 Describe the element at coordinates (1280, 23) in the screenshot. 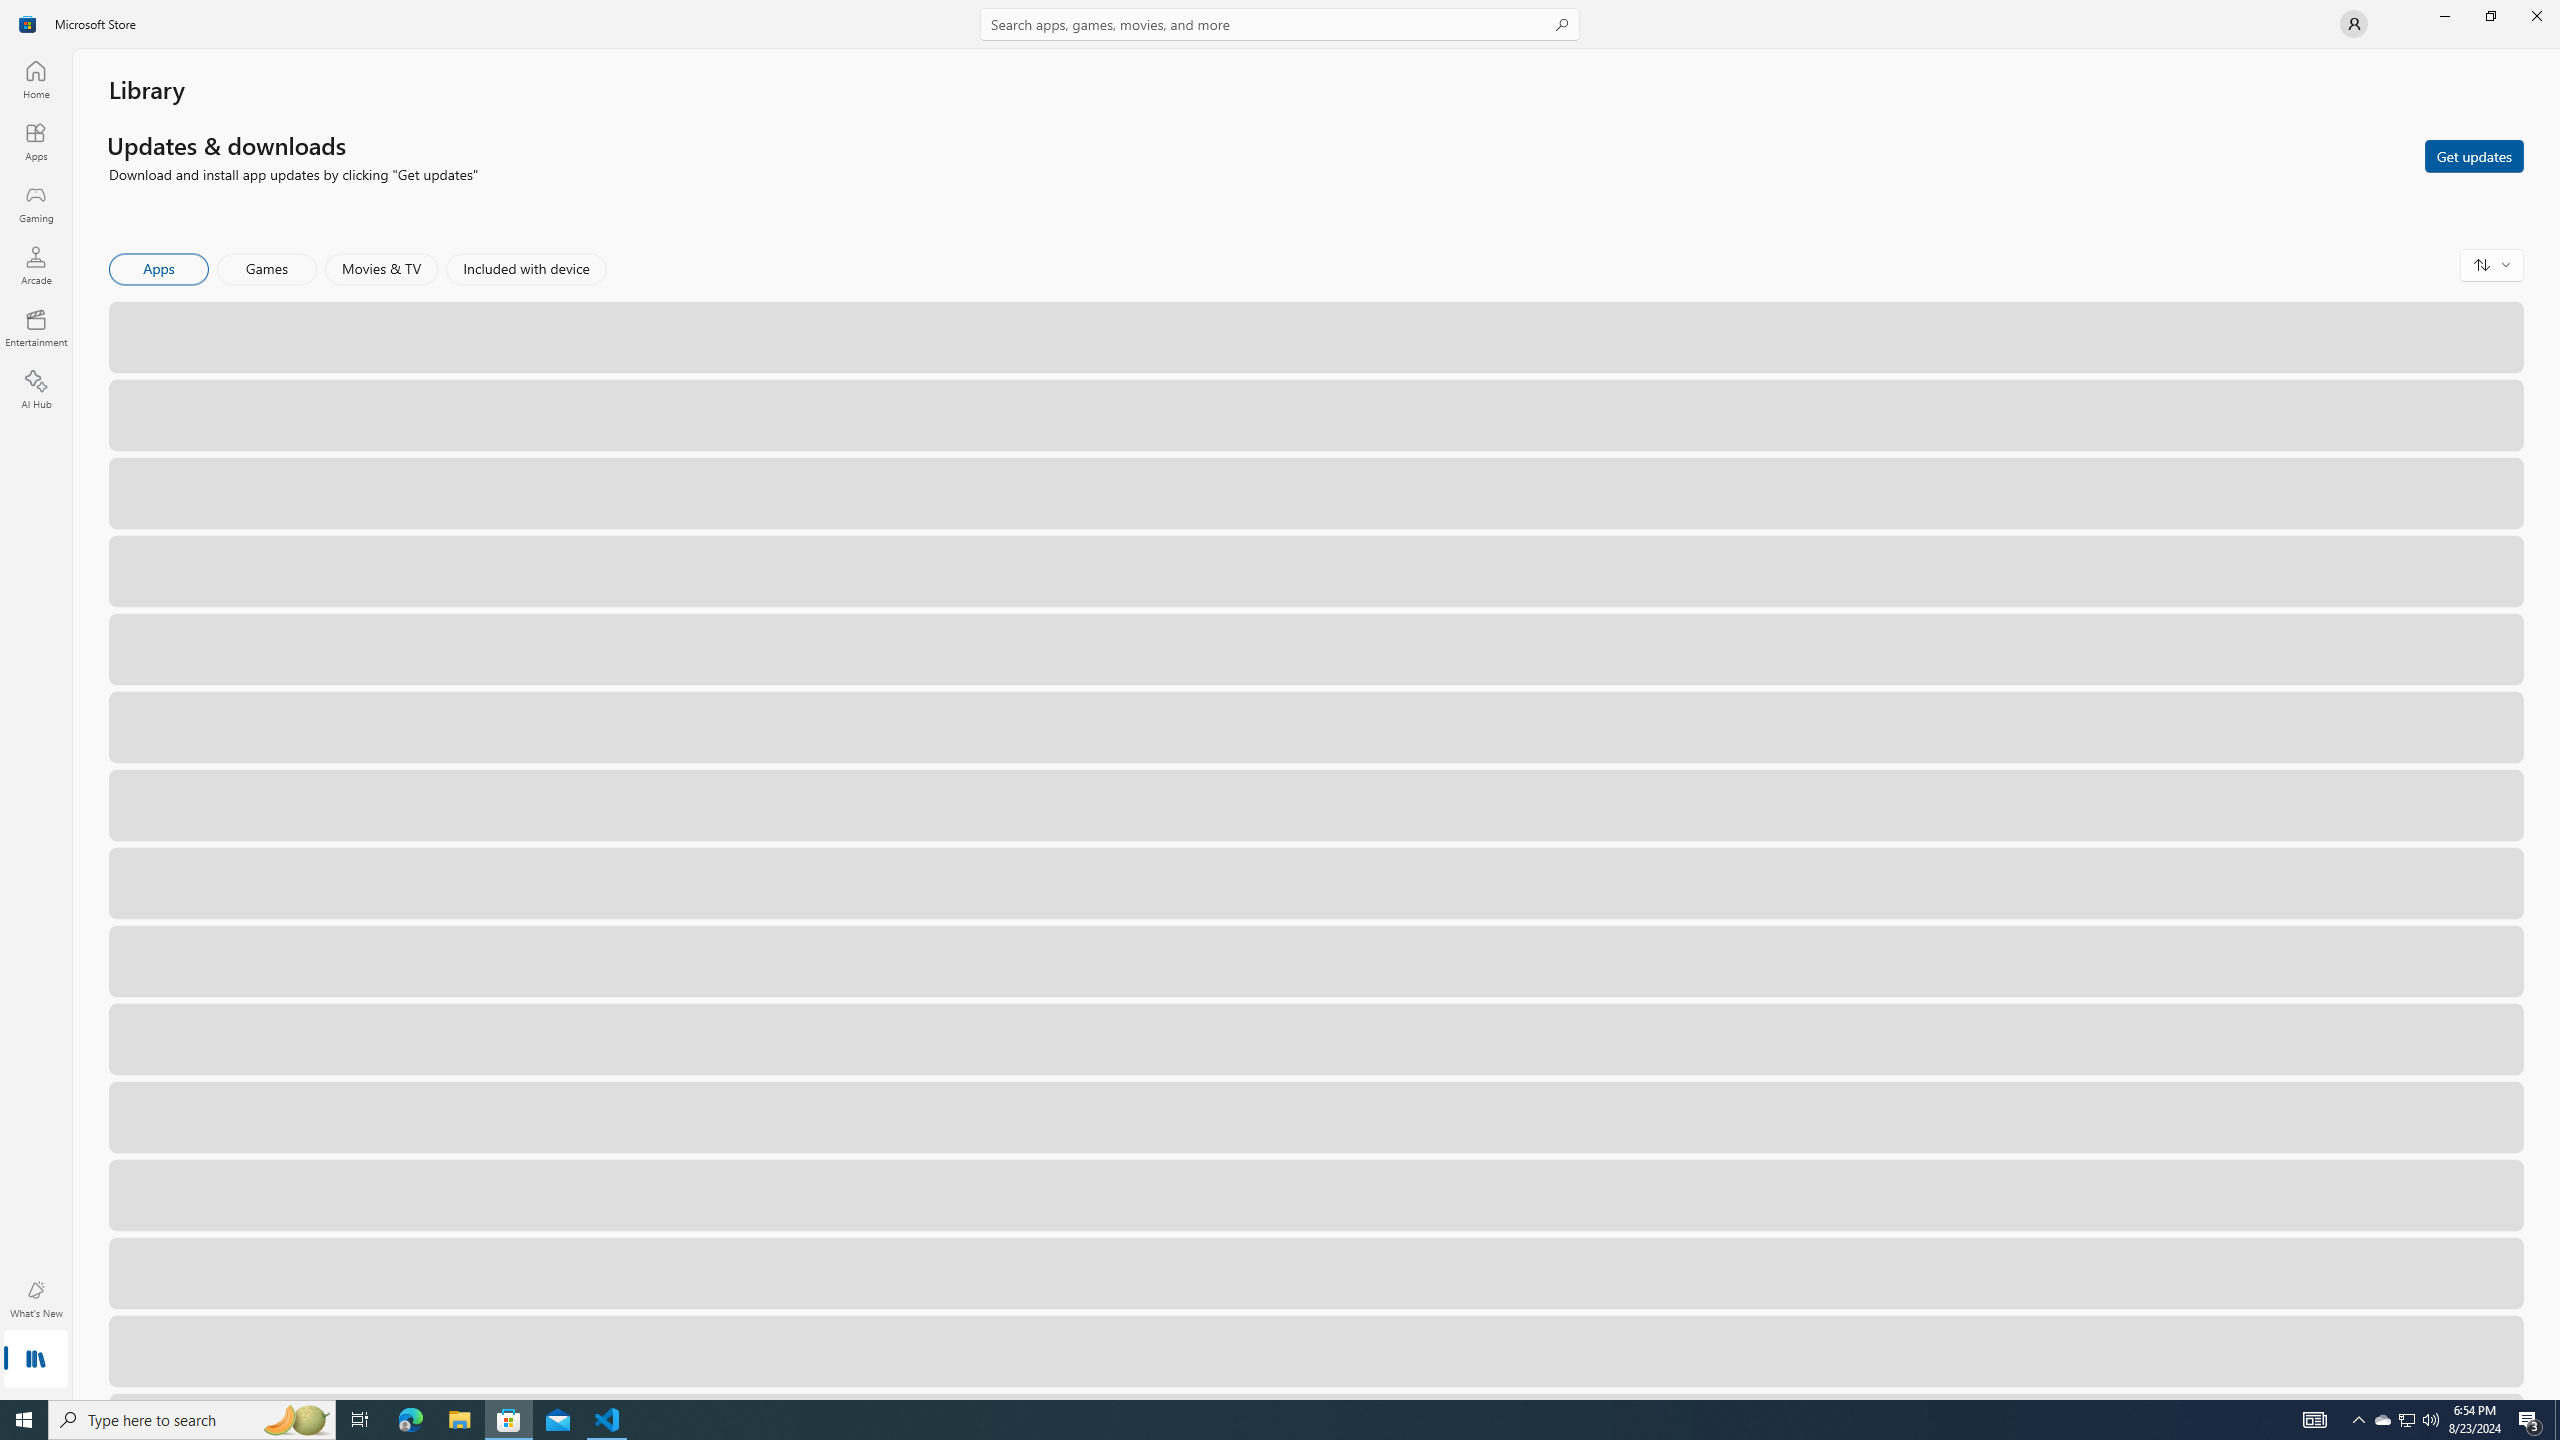

I see `'Search'` at that location.